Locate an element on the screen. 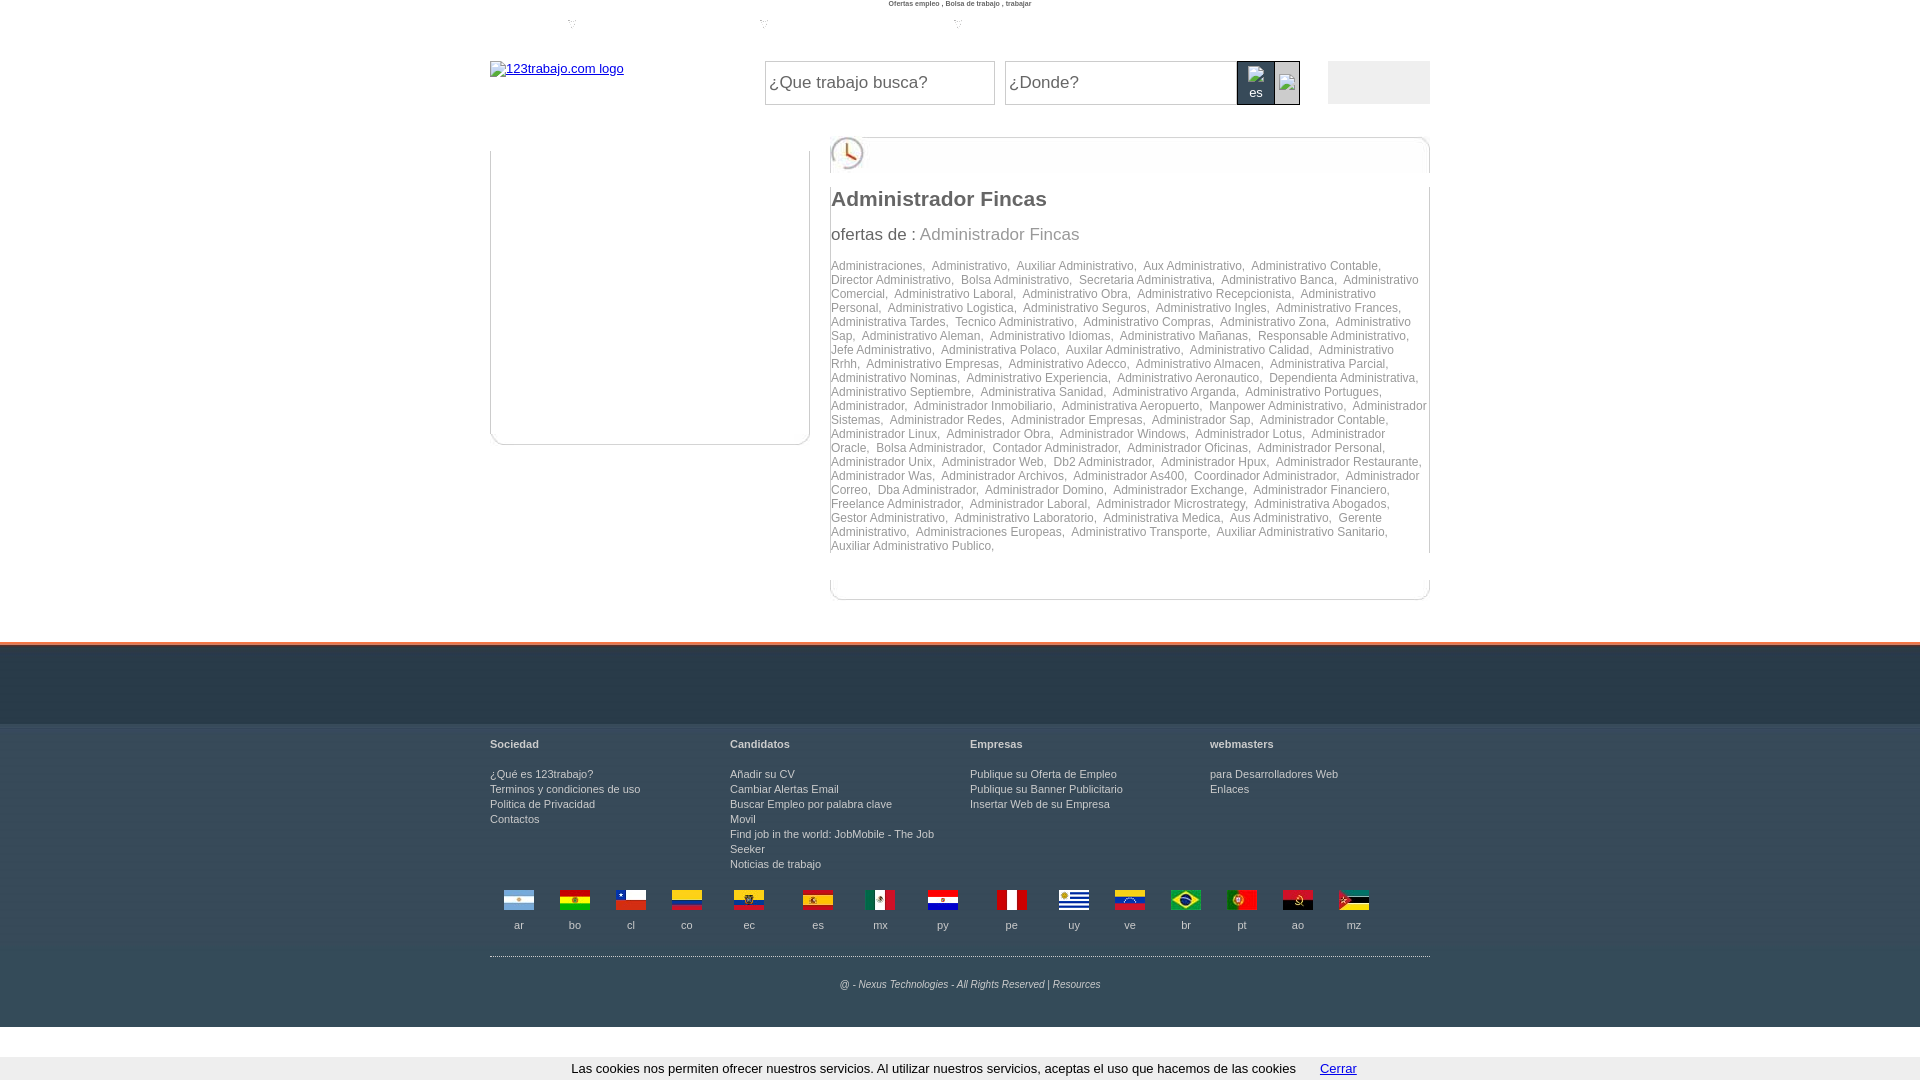 This screenshot has width=1920, height=1080. 'Administrador Unix, ' is located at coordinates (885, 462).